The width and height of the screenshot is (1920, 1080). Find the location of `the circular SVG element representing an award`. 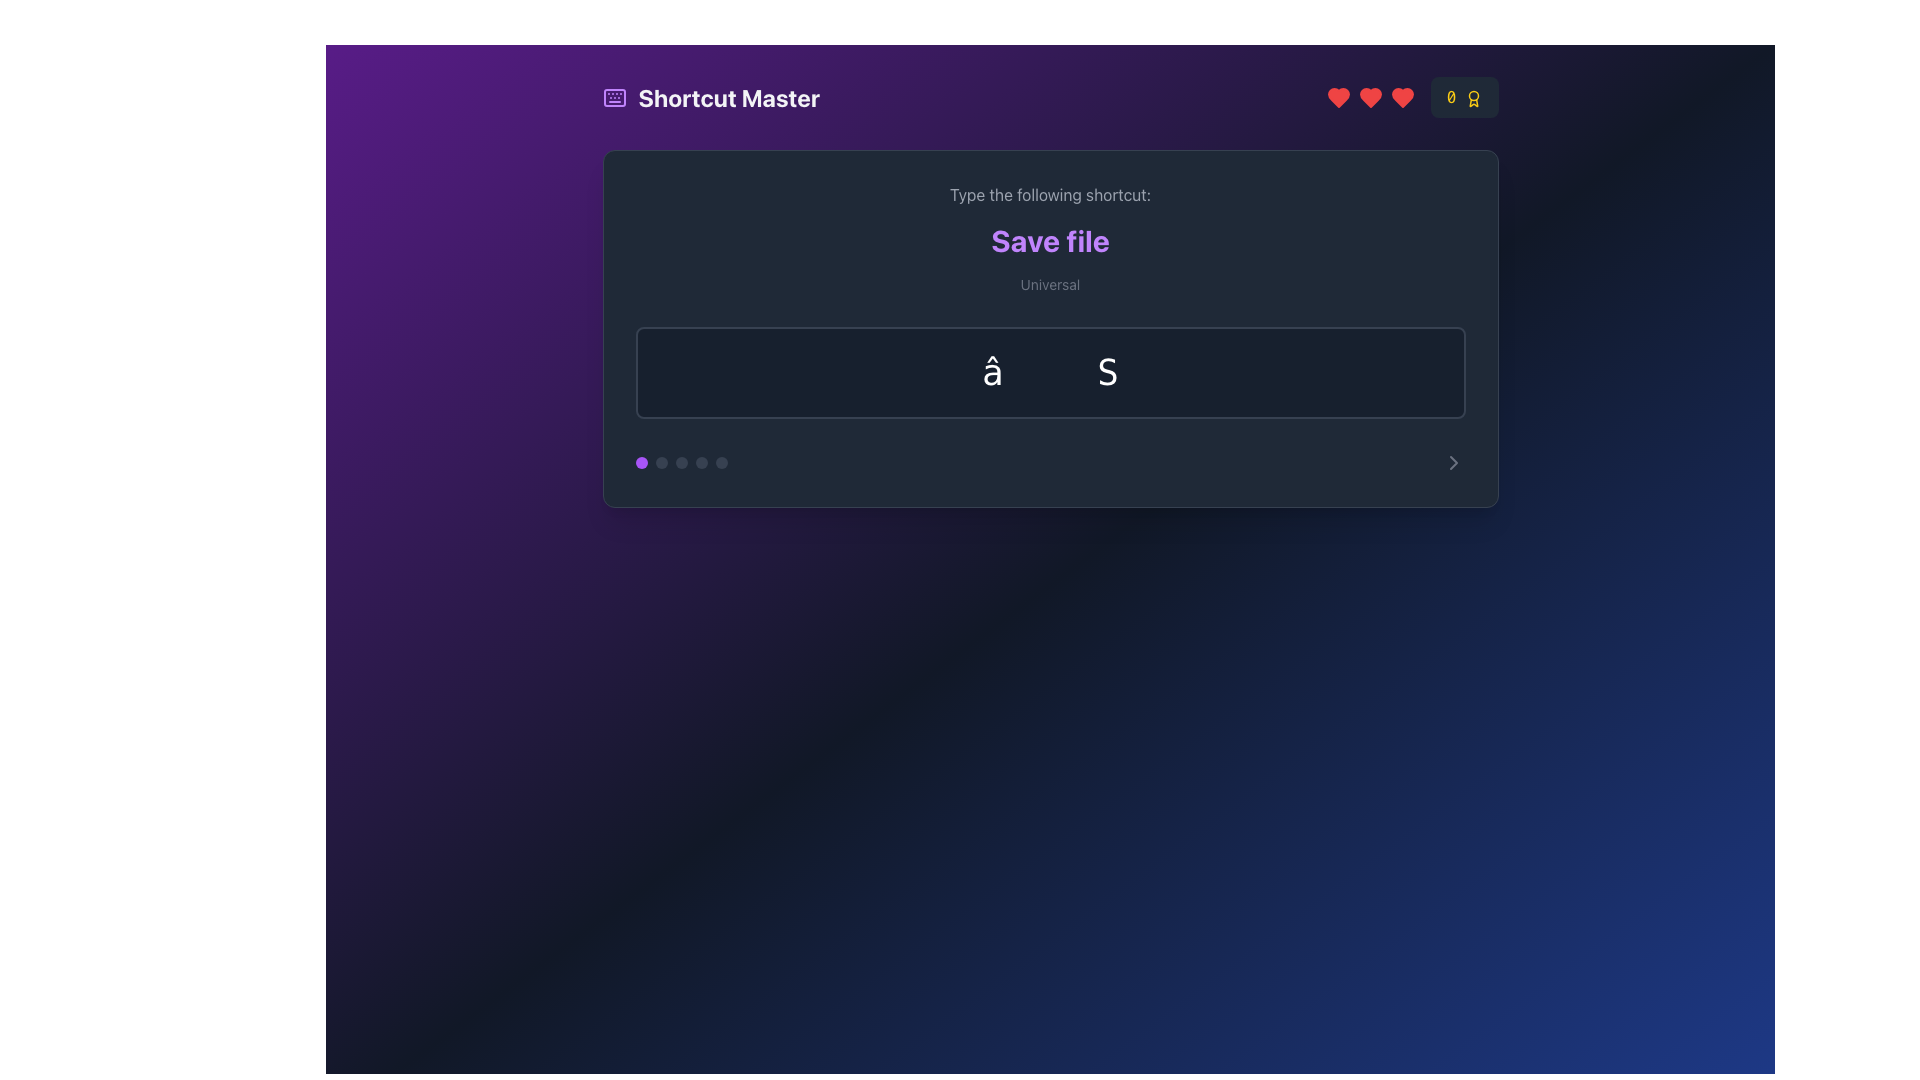

the circular SVG element representing an award is located at coordinates (1473, 95).